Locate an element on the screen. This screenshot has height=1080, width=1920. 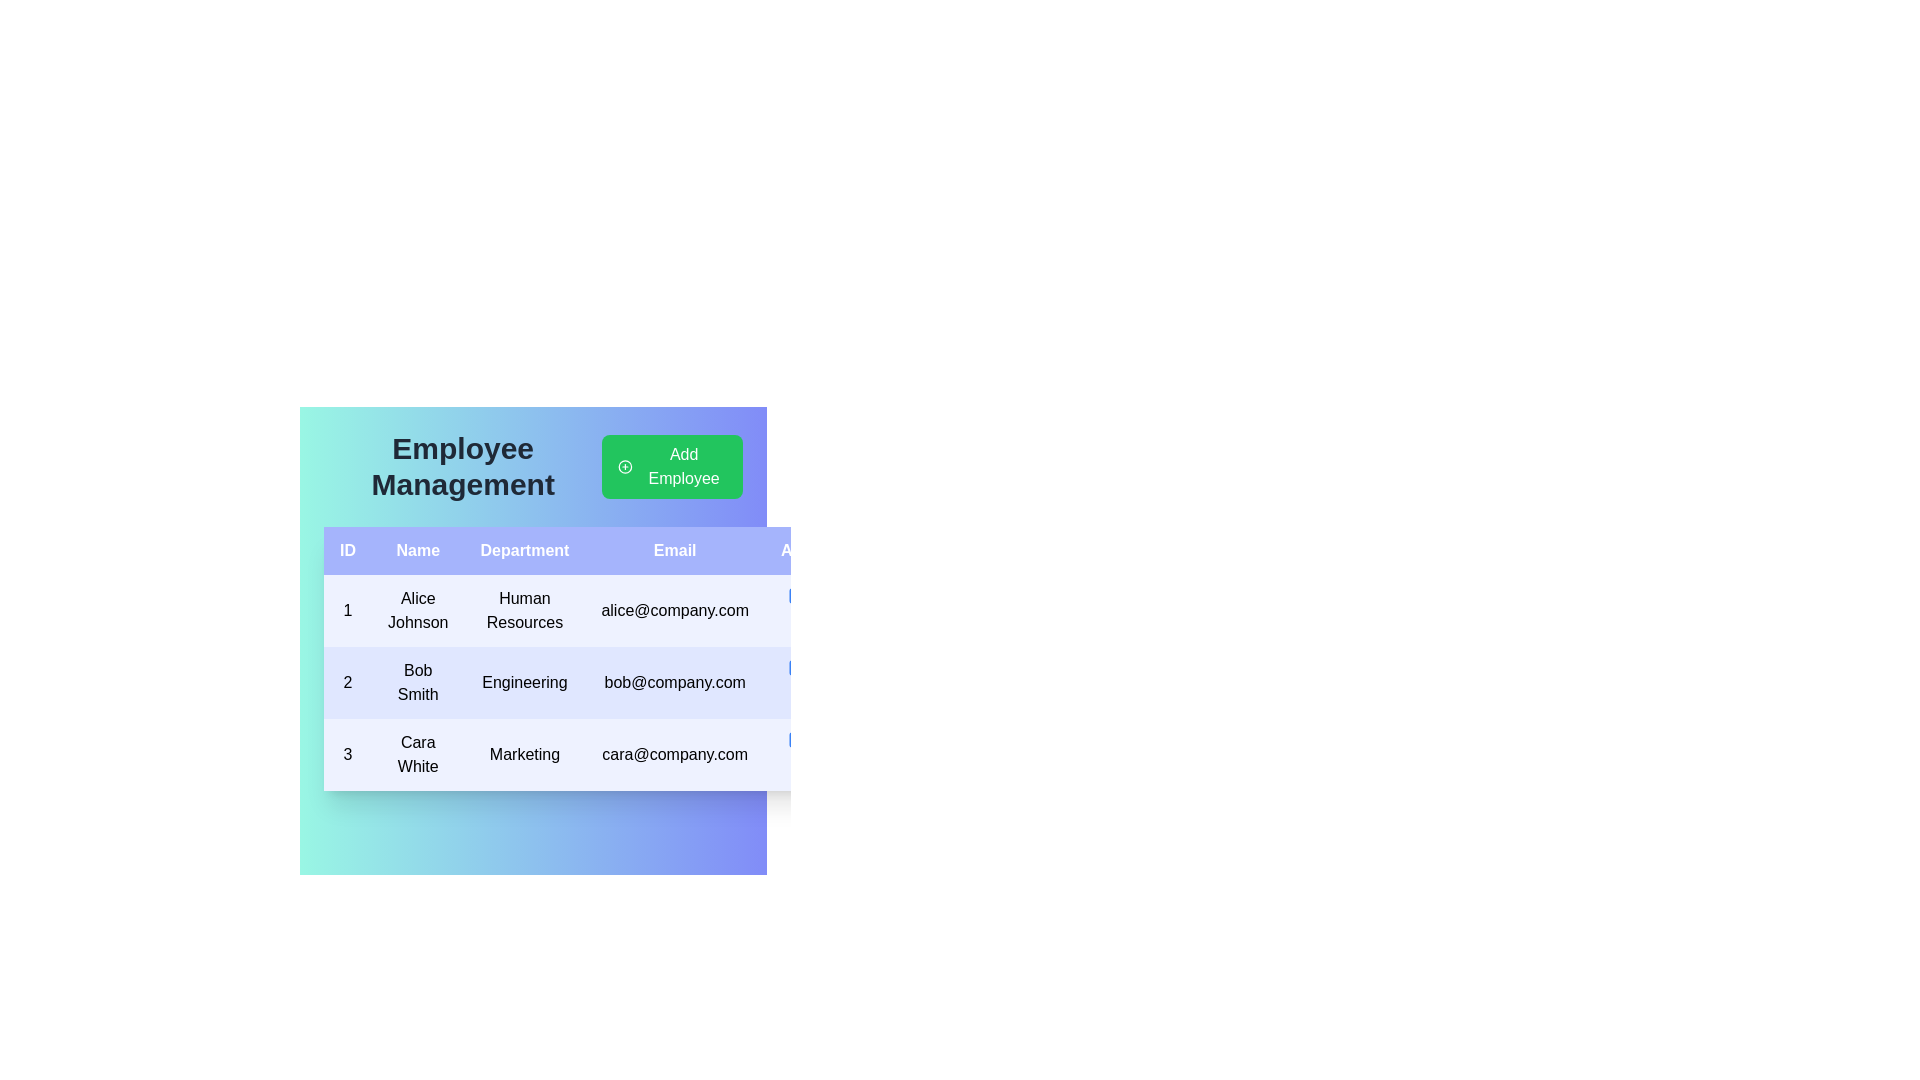
the 'Add Employee' button, which has a bold green background, rounded corners, and white text with a plus icon, located next to the 'Employee Management' title is located at coordinates (672, 466).